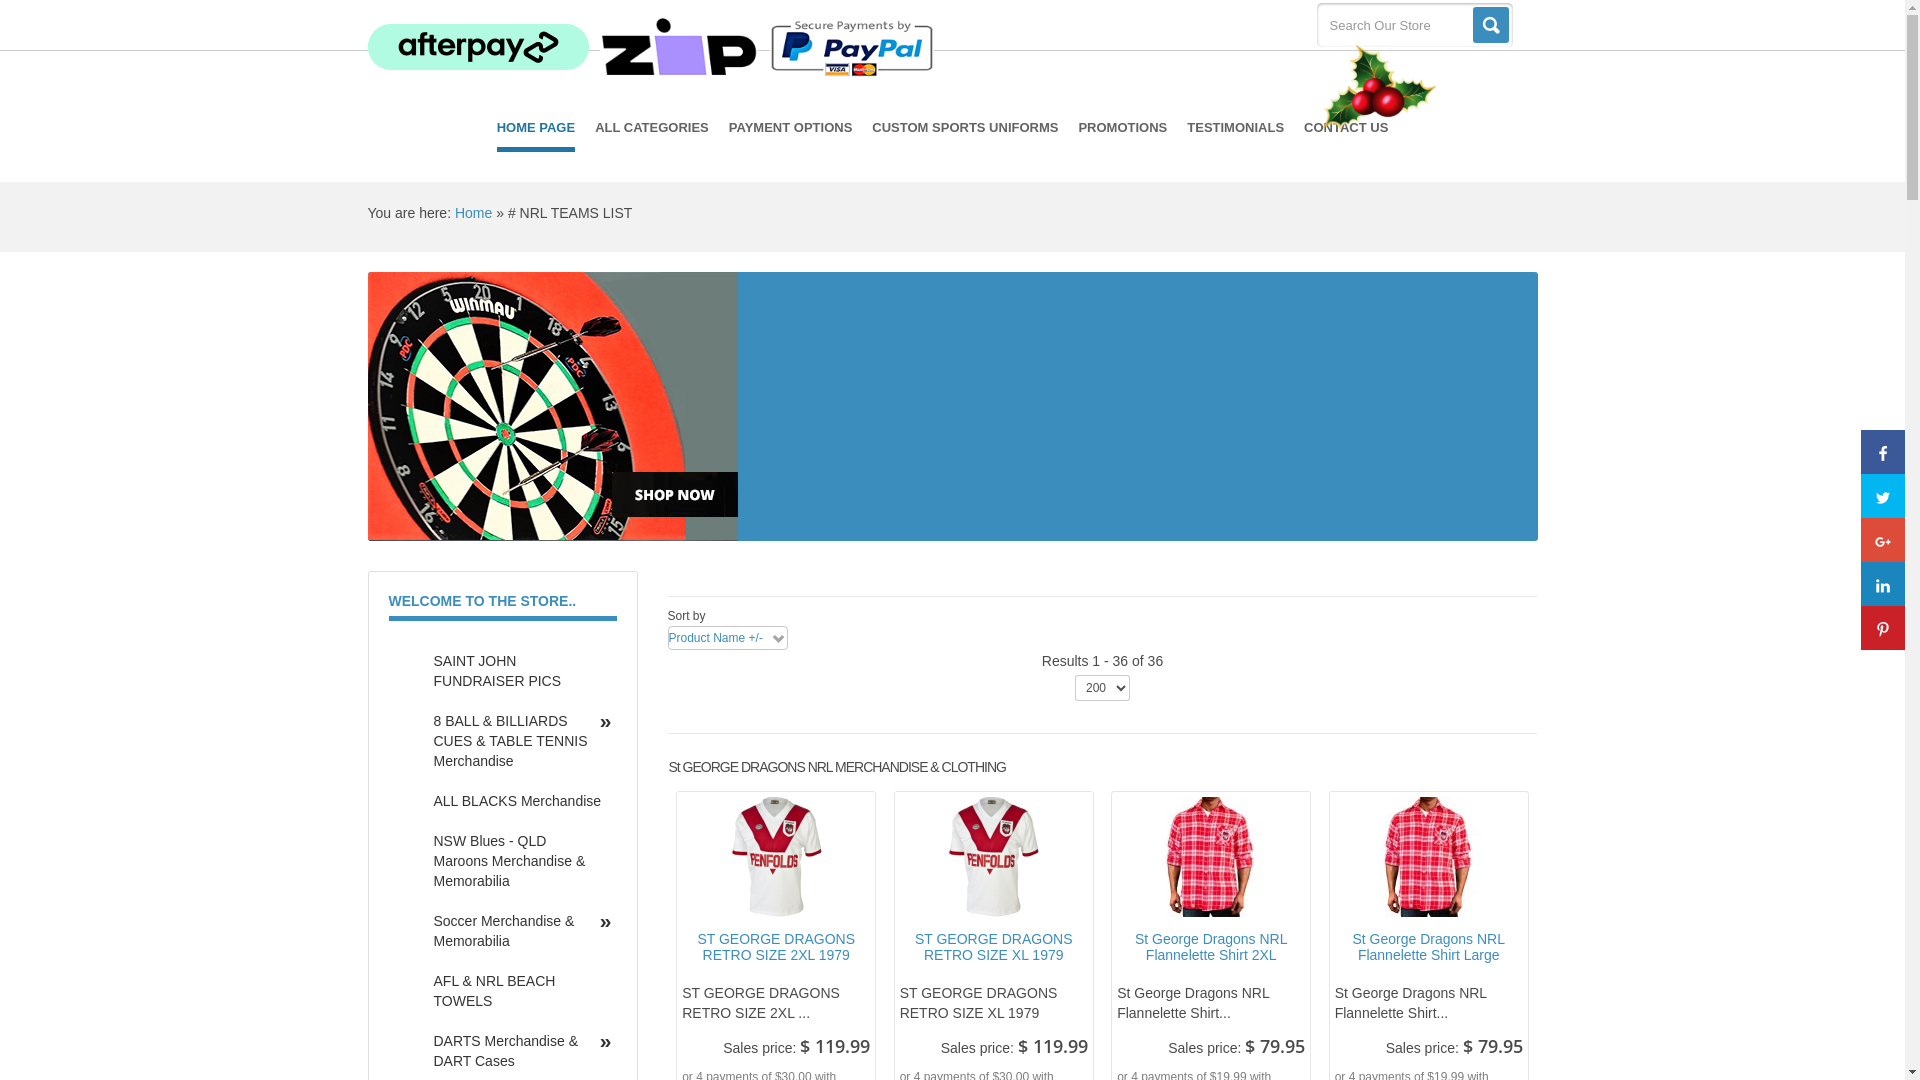 Image resolution: width=1920 pixels, height=1080 pixels. What do you see at coordinates (728, 127) in the screenshot?
I see `'PAYMENT OPTIONS'` at bounding box center [728, 127].